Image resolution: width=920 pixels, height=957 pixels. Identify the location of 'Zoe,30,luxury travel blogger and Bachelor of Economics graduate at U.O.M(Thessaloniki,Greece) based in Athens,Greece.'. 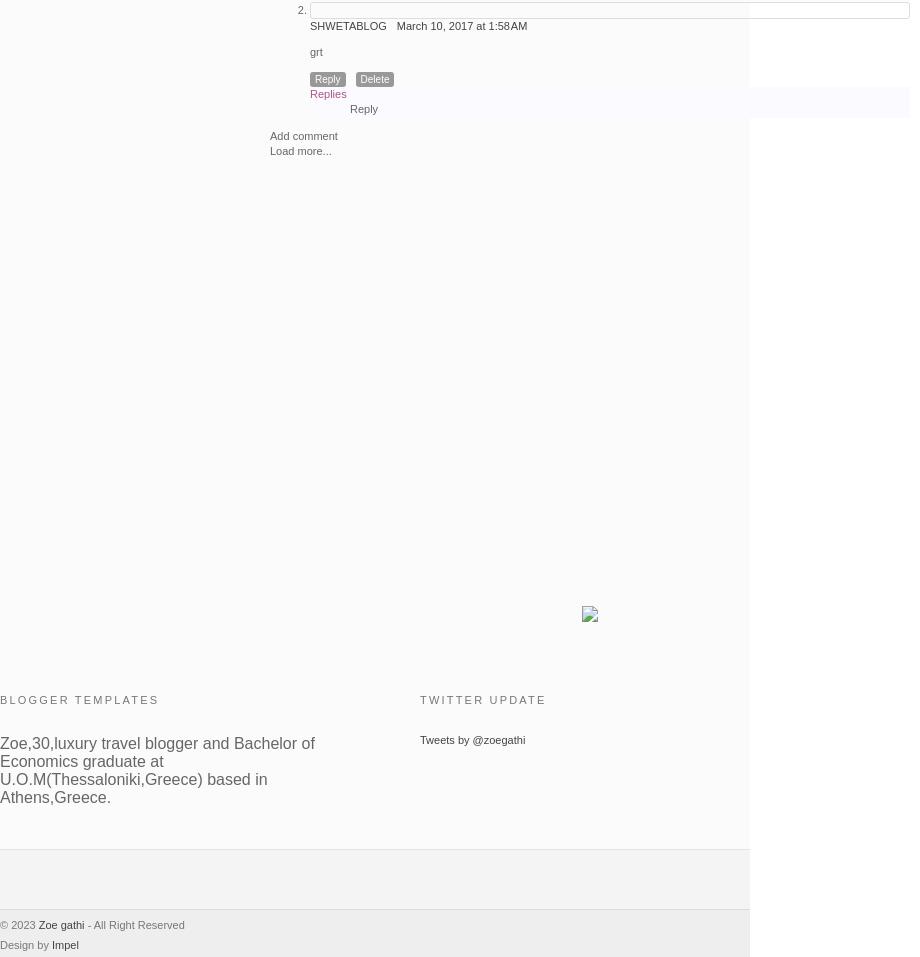
(156, 768).